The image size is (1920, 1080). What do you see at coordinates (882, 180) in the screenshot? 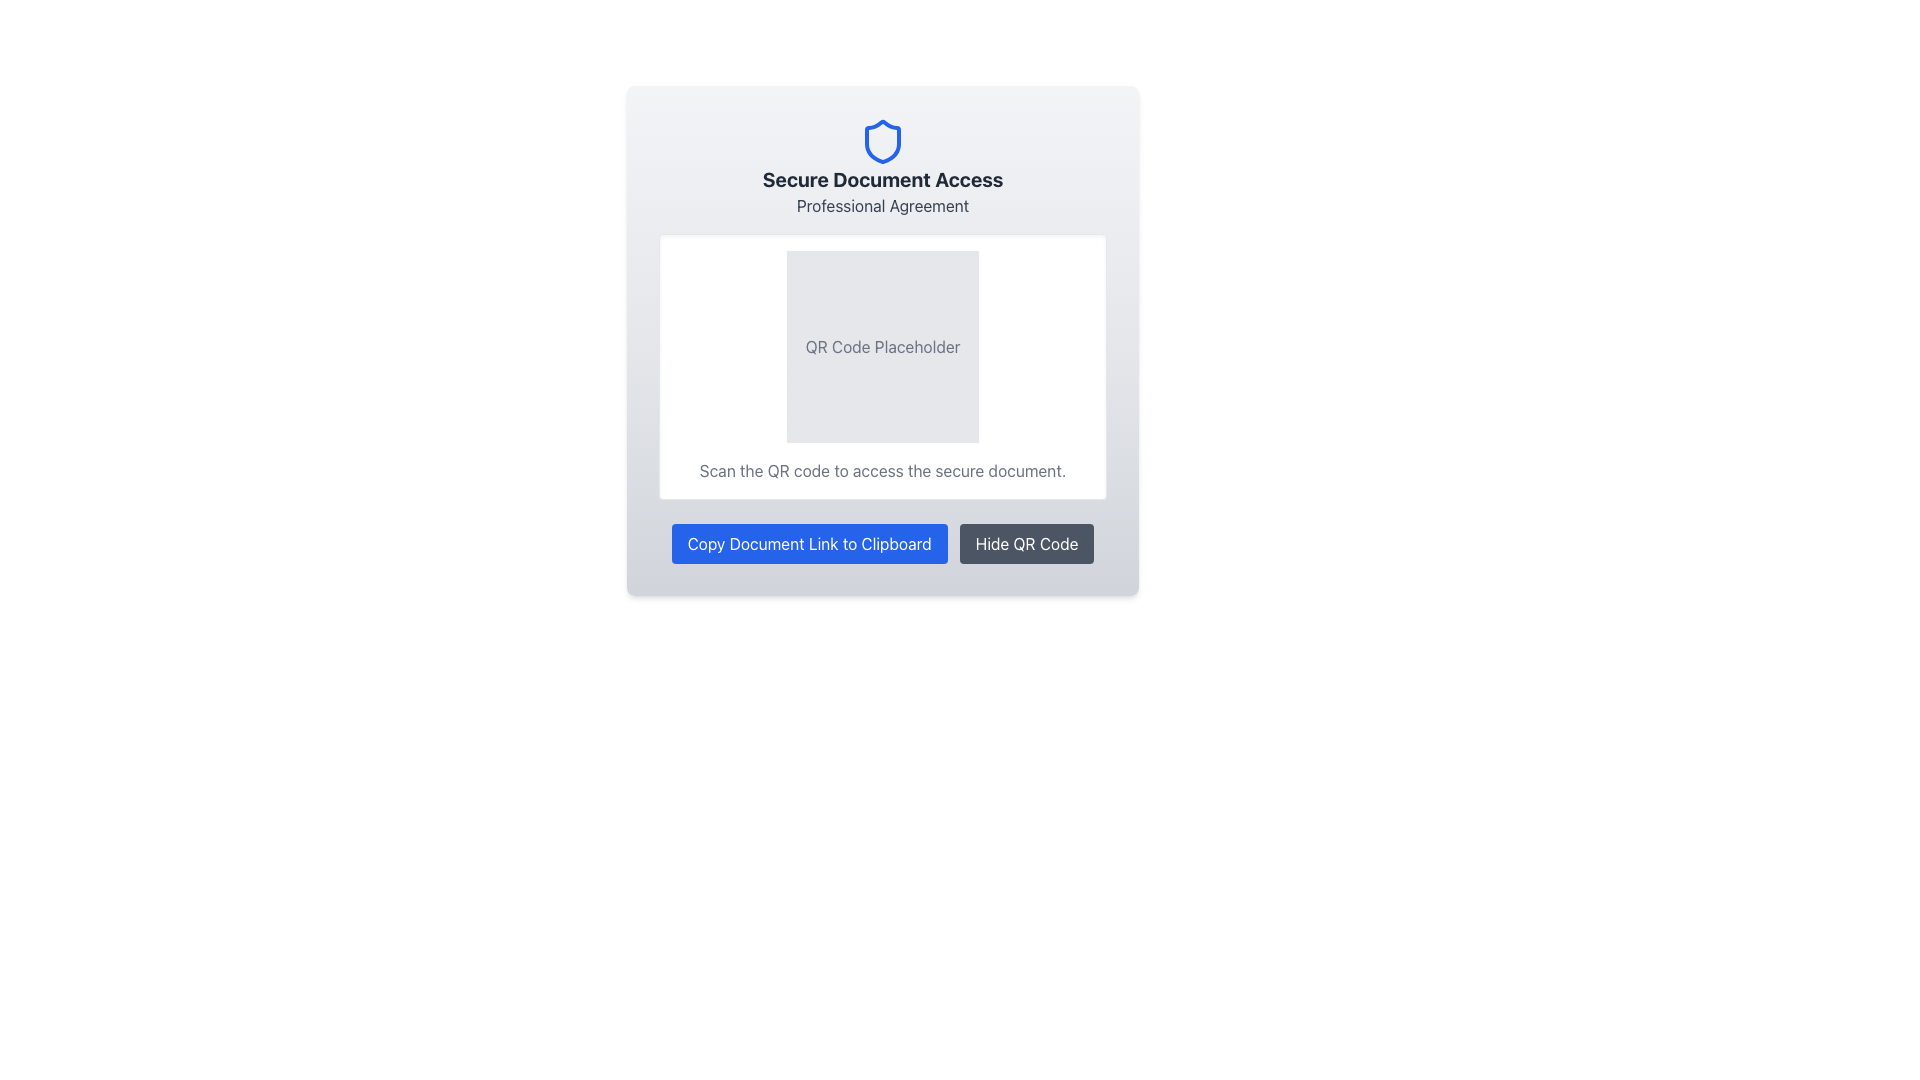
I see `text heading labeled 'Secure Document Access', which is a bold, extra-large text element located at the top of the central UI area` at bounding box center [882, 180].